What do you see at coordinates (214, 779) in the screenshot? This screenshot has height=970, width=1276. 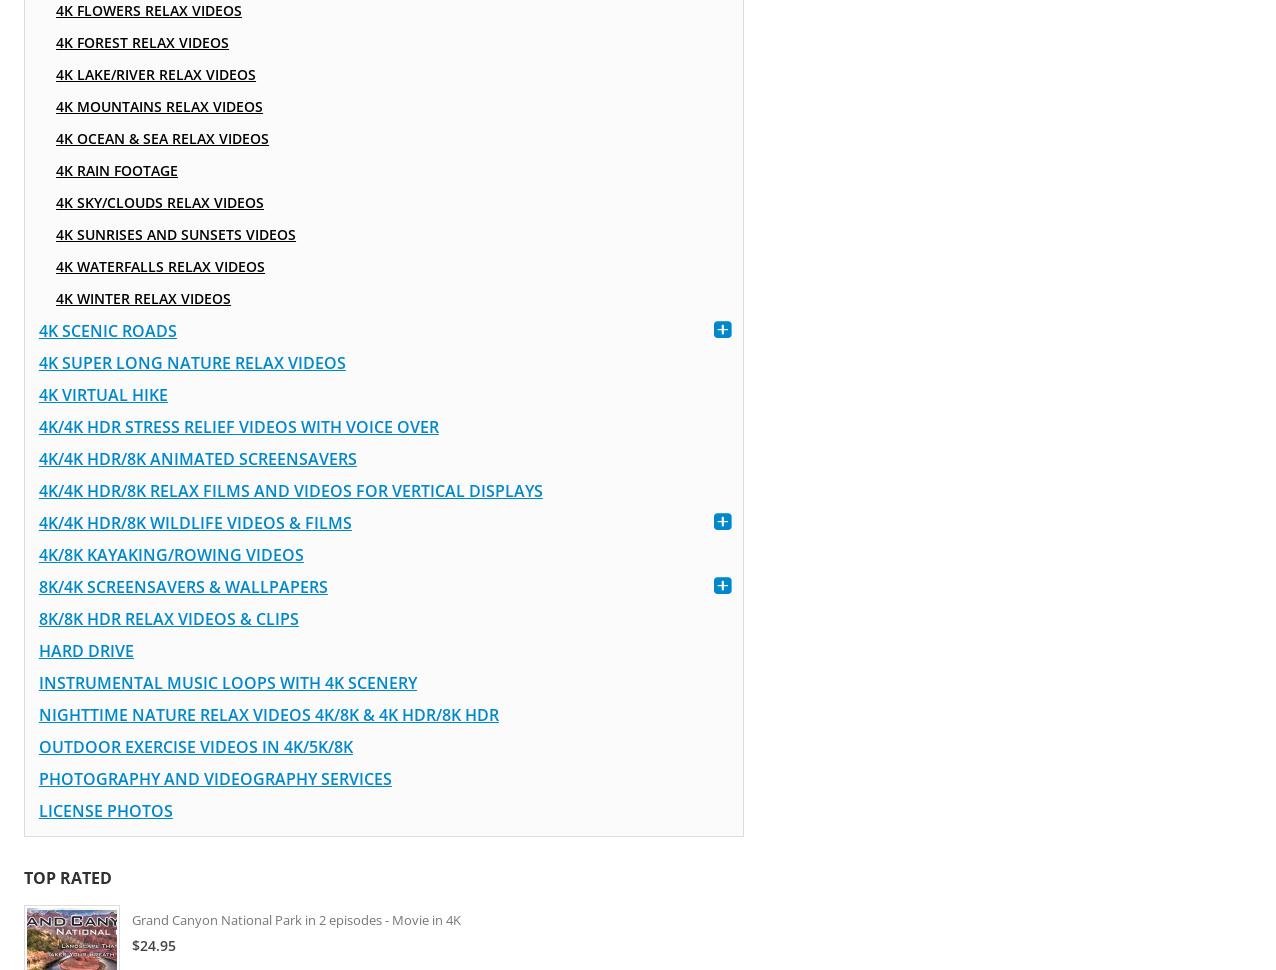 I see `'Photography and Videography Services'` at bounding box center [214, 779].